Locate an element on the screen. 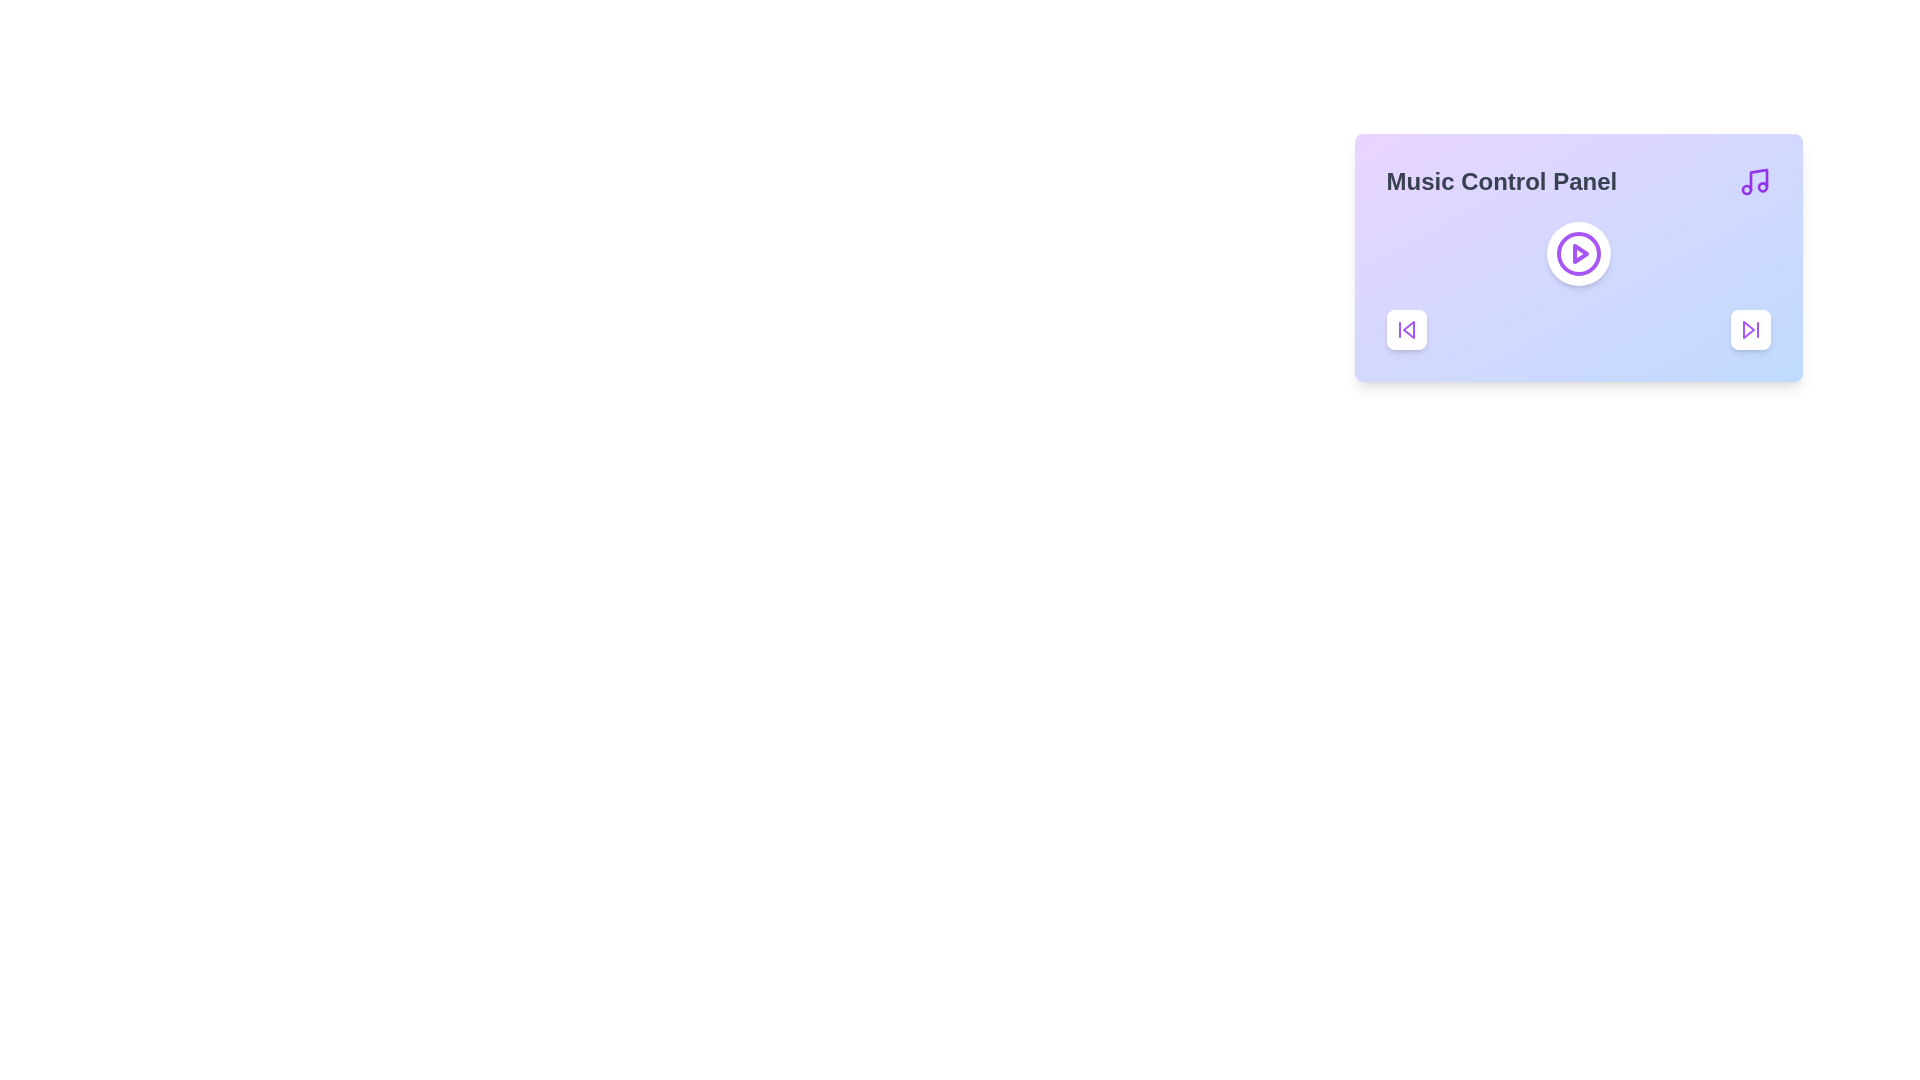 This screenshot has width=1920, height=1080. the play button located at the center of the music control panel to change its background color is located at coordinates (1577, 253).